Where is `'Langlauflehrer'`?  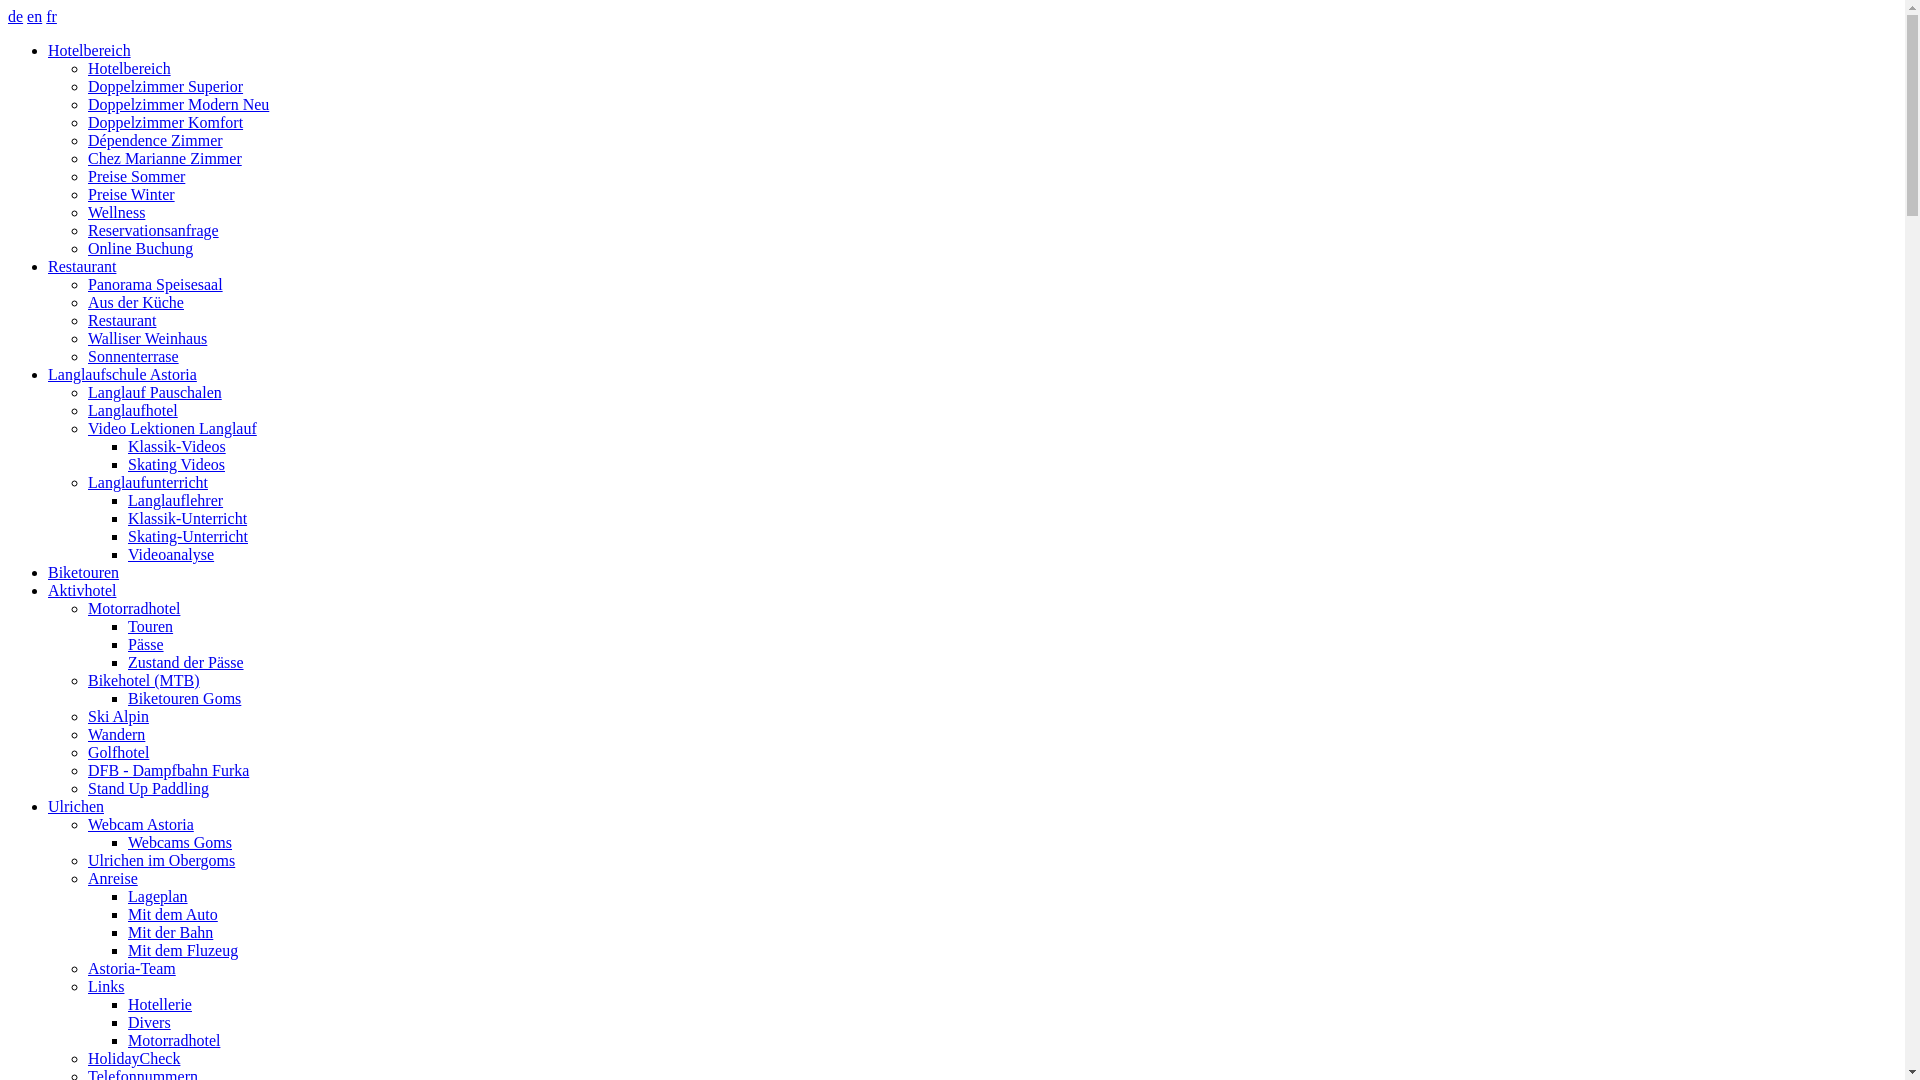
'Langlauflehrer' is located at coordinates (175, 499).